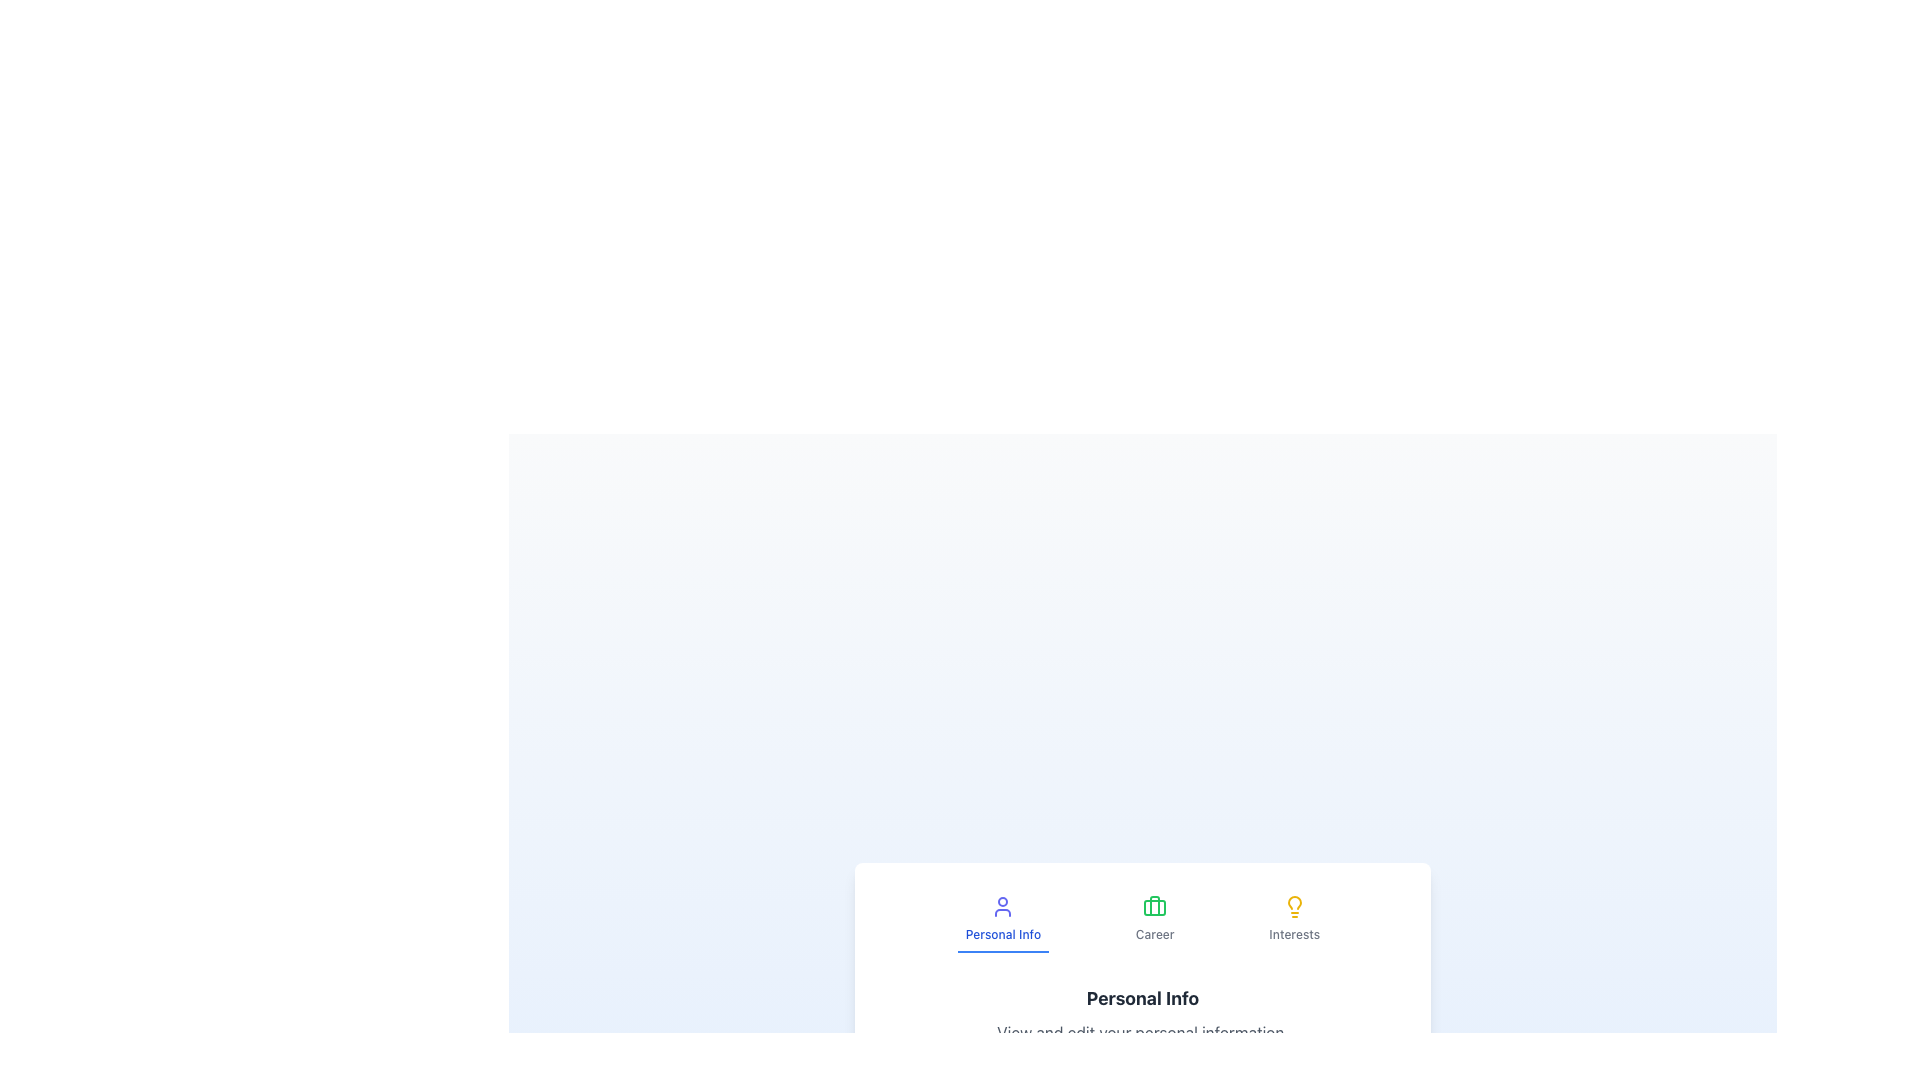  What do you see at coordinates (1003, 920) in the screenshot?
I see `the active 'Personal Info' tab, which features a blue user icon and the text 'Personal Info'` at bounding box center [1003, 920].